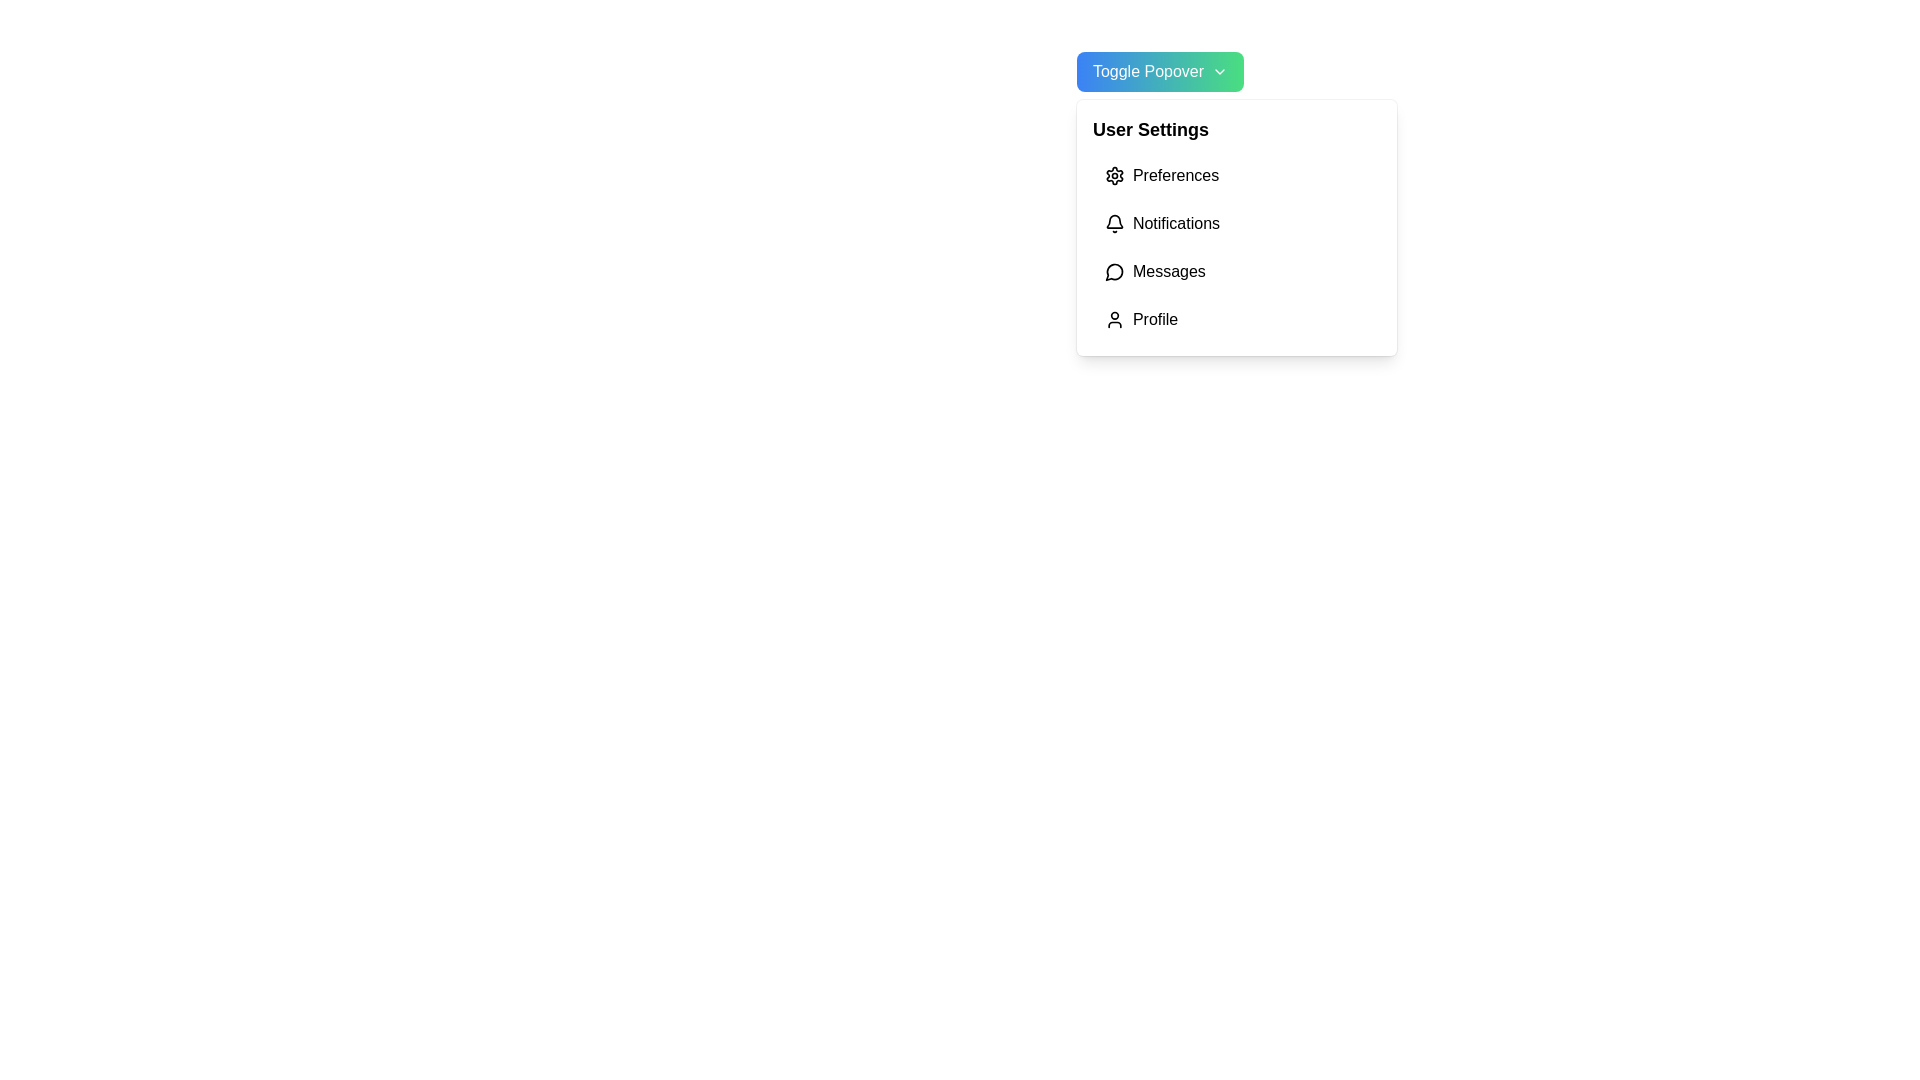  I want to click on an option in the dropdown menu located at the top right of the interface, below the 'Toggle Popover' button, so click(1235, 226).